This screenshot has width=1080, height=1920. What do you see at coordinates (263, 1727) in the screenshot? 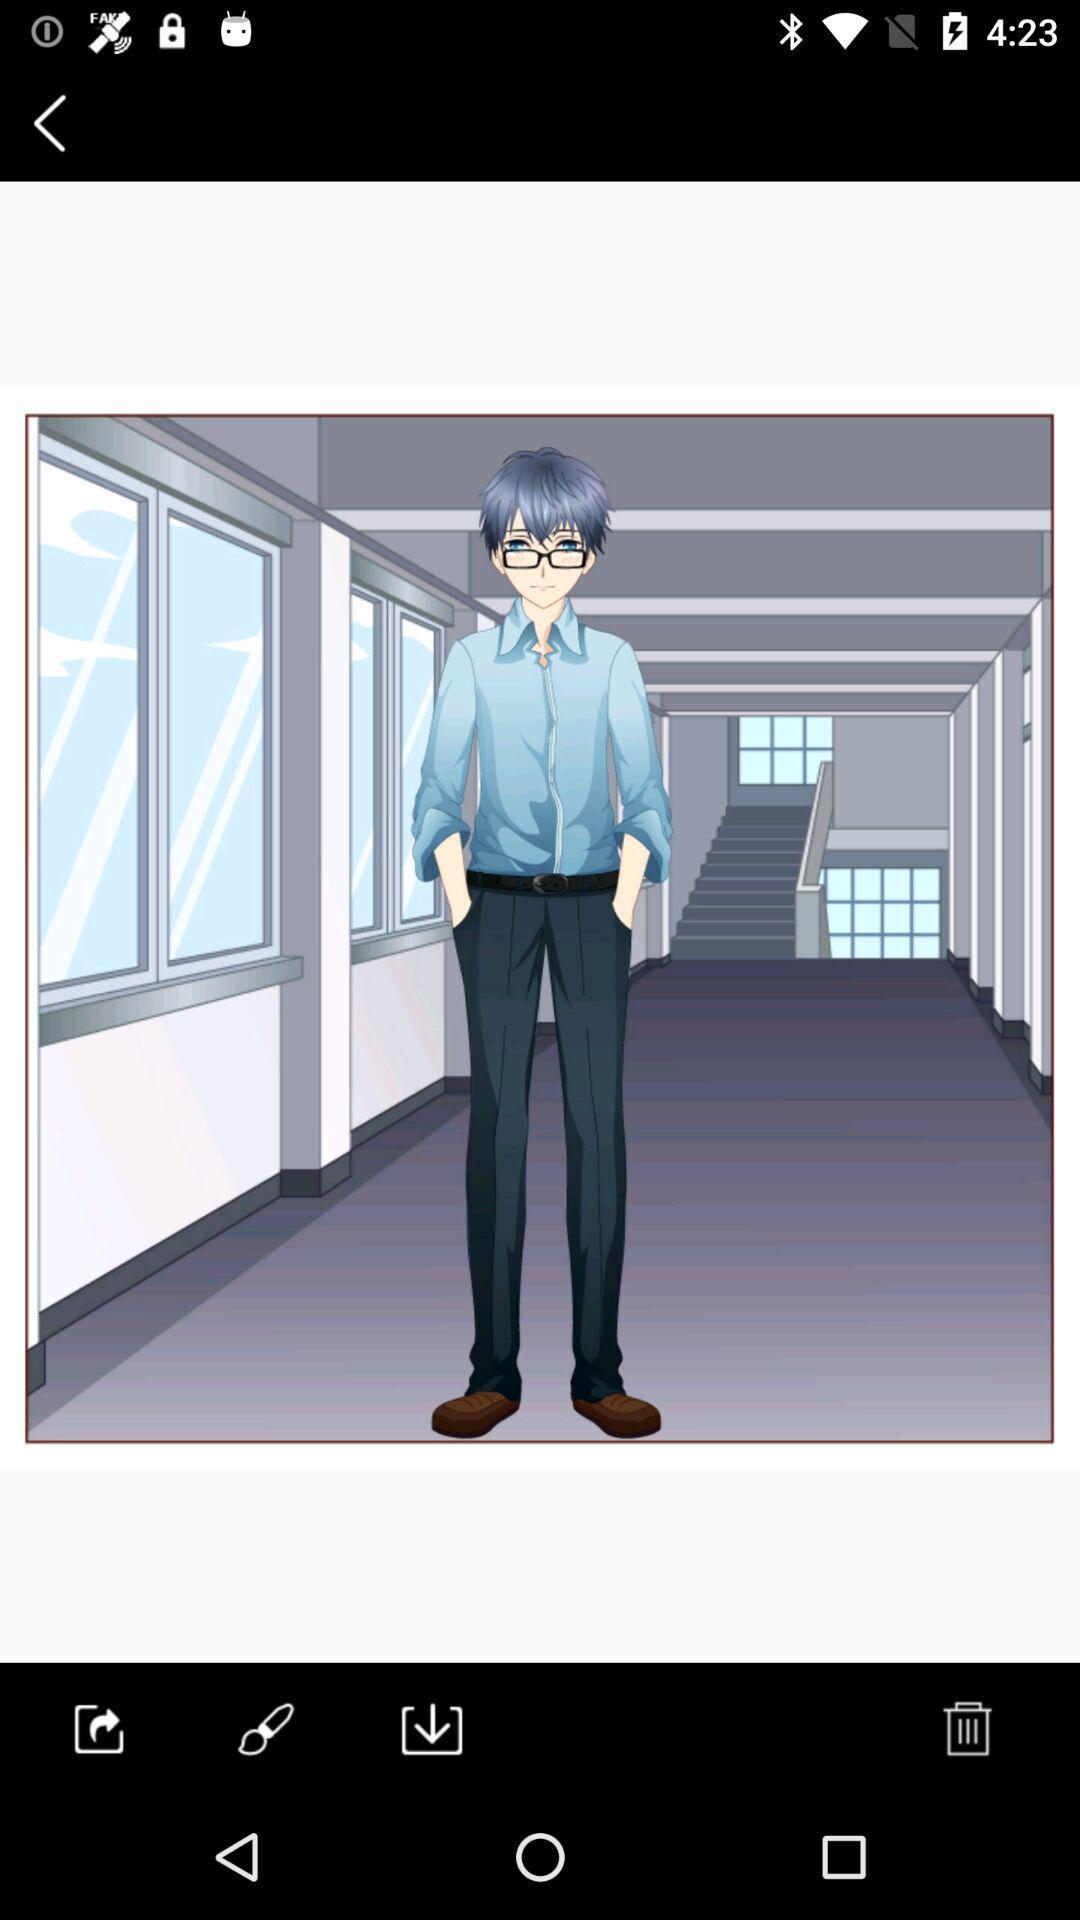
I see `the edit icon` at bounding box center [263, 1727].